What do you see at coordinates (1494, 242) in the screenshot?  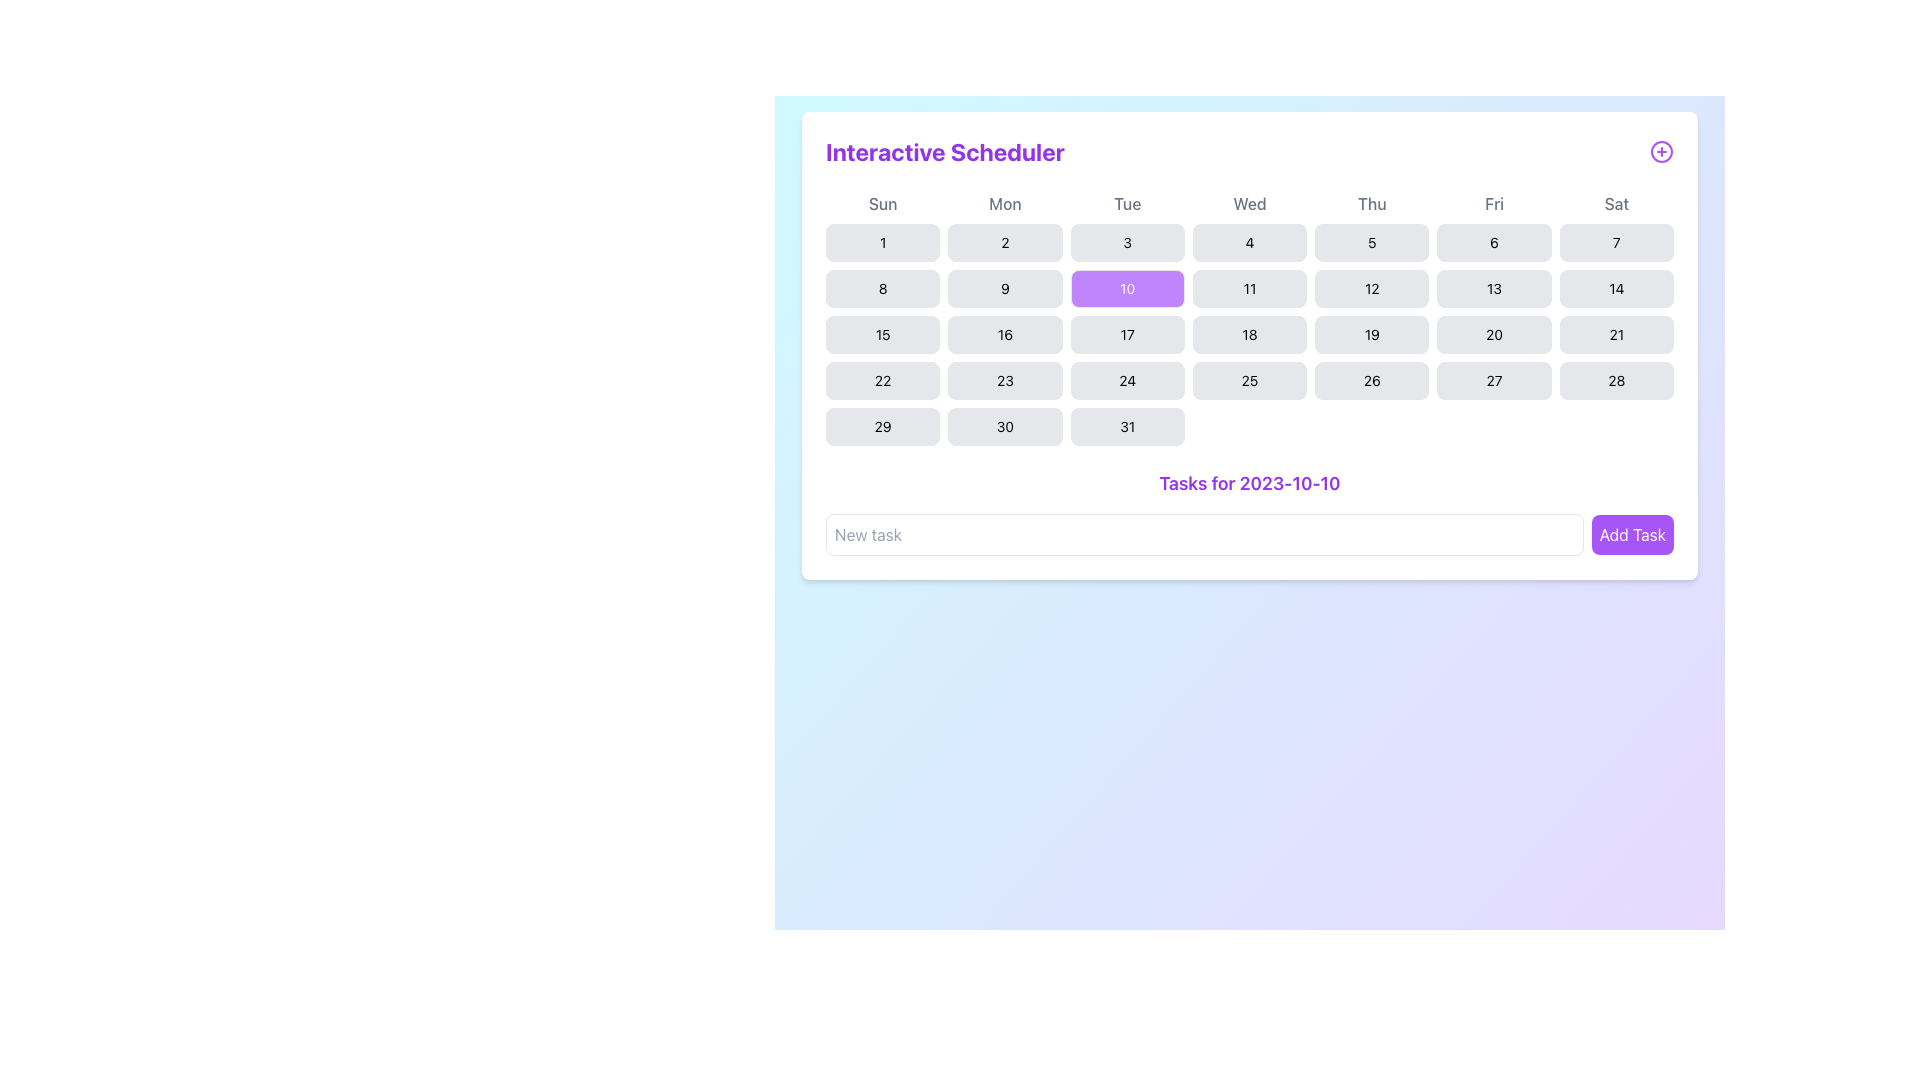 I see `the button representing the sixth day of the month in the calendar interface` at bounding box center [1494, 242].